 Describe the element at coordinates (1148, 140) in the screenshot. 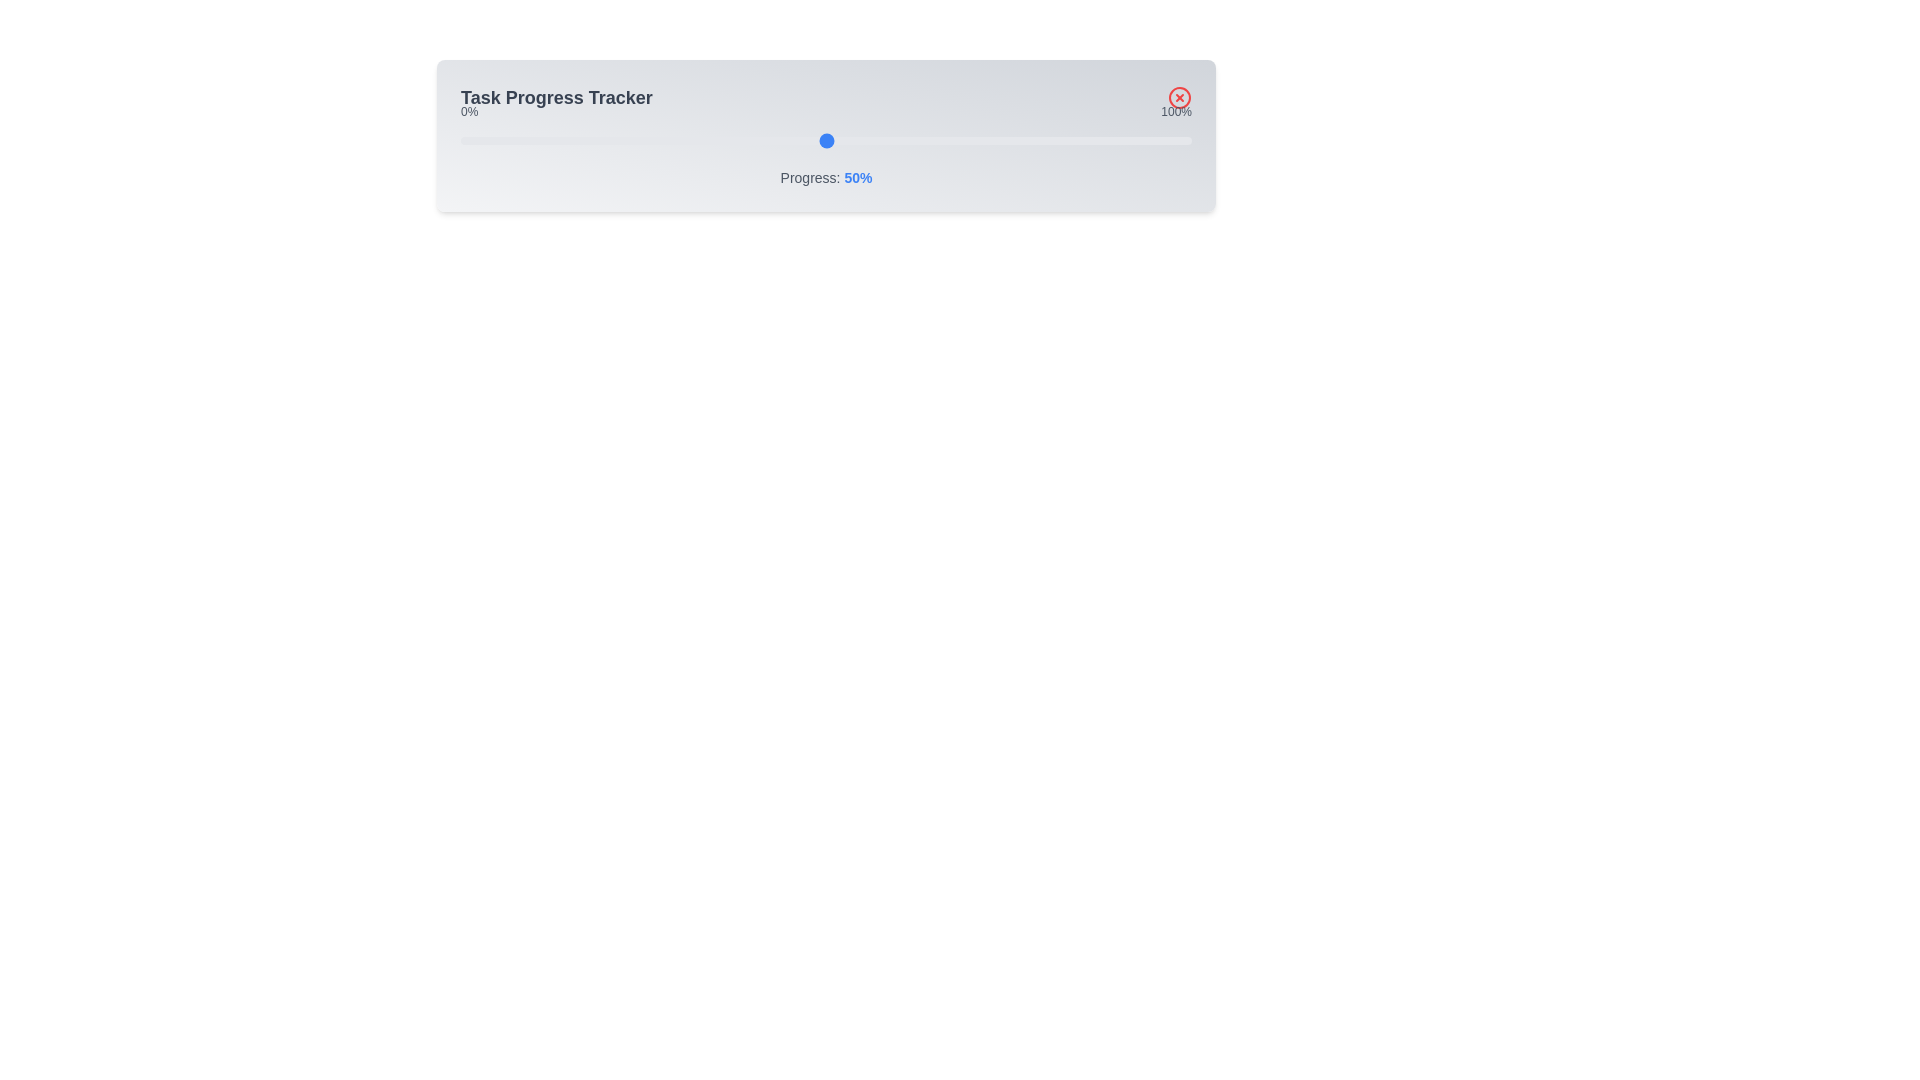

I see `the slider` at that location.